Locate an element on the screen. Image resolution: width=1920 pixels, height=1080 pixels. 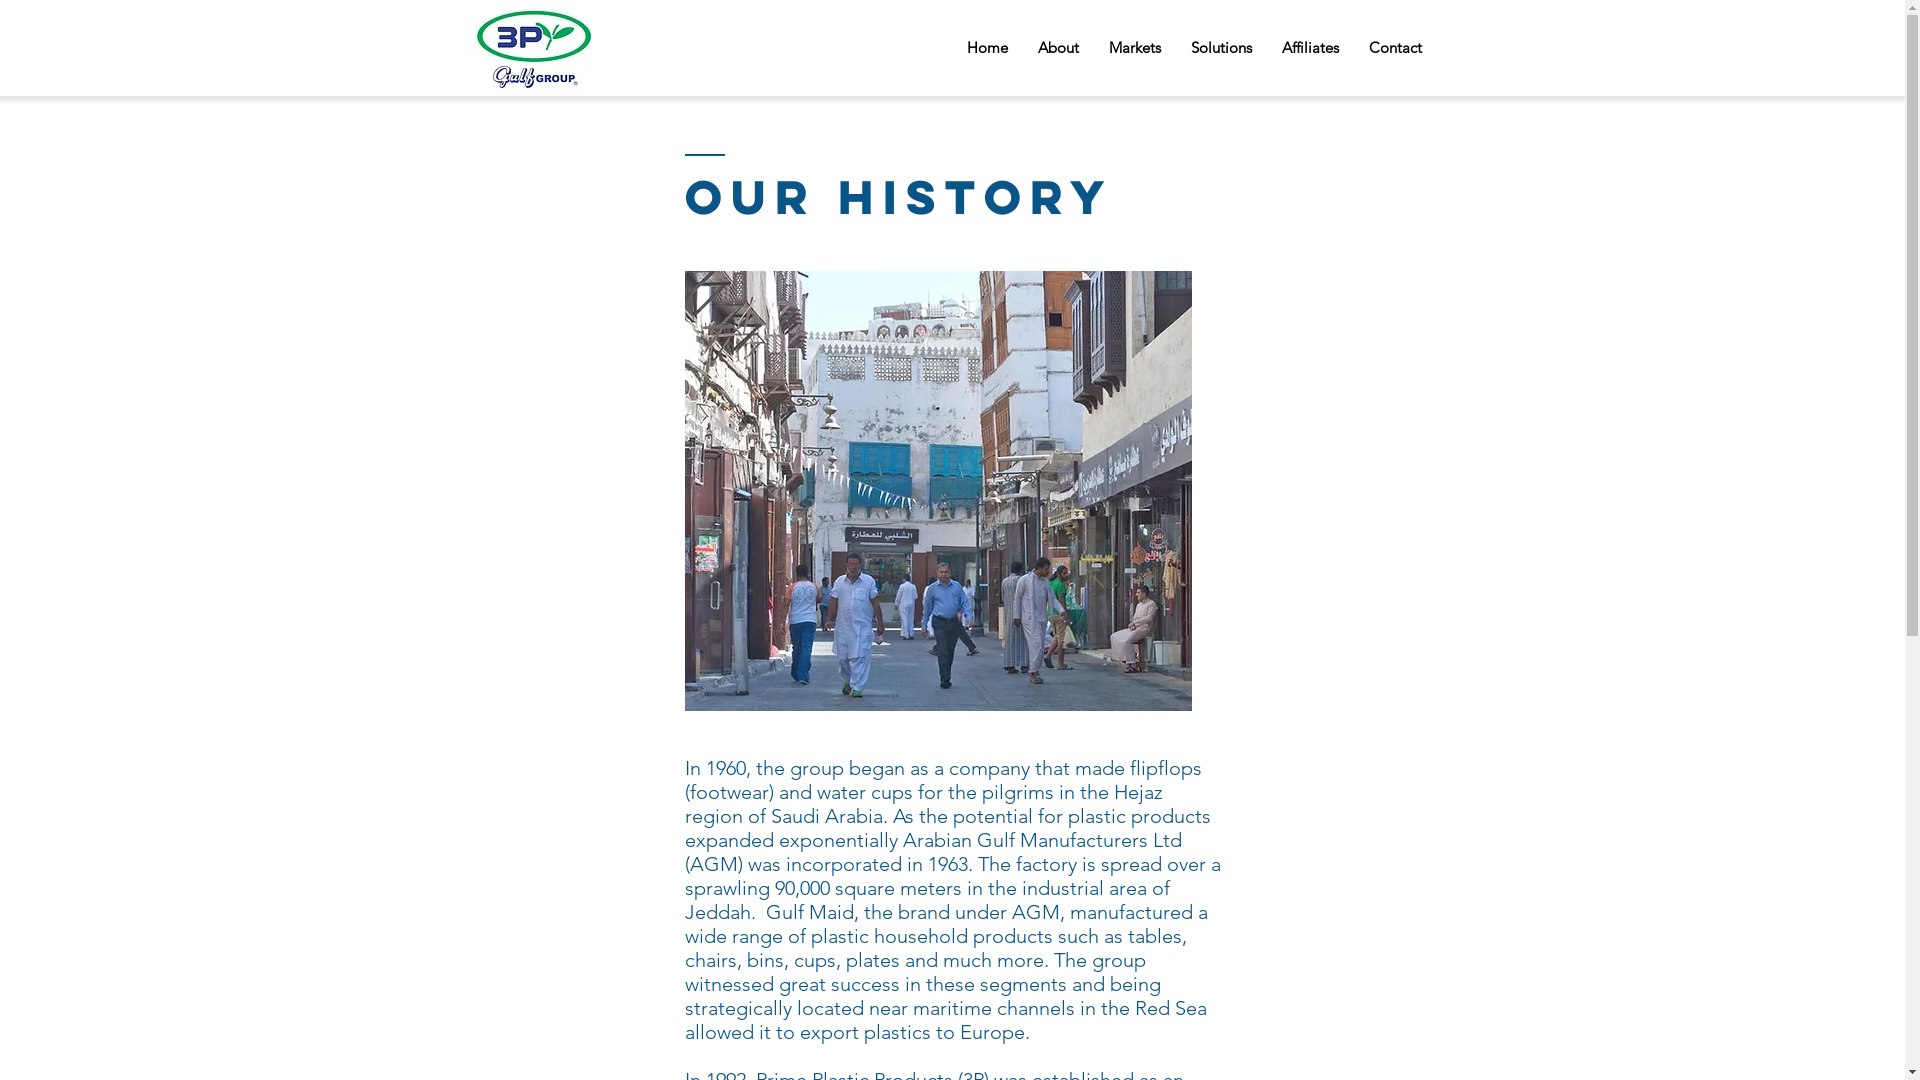
'Solutions' is located at coordinates (1220, 46).